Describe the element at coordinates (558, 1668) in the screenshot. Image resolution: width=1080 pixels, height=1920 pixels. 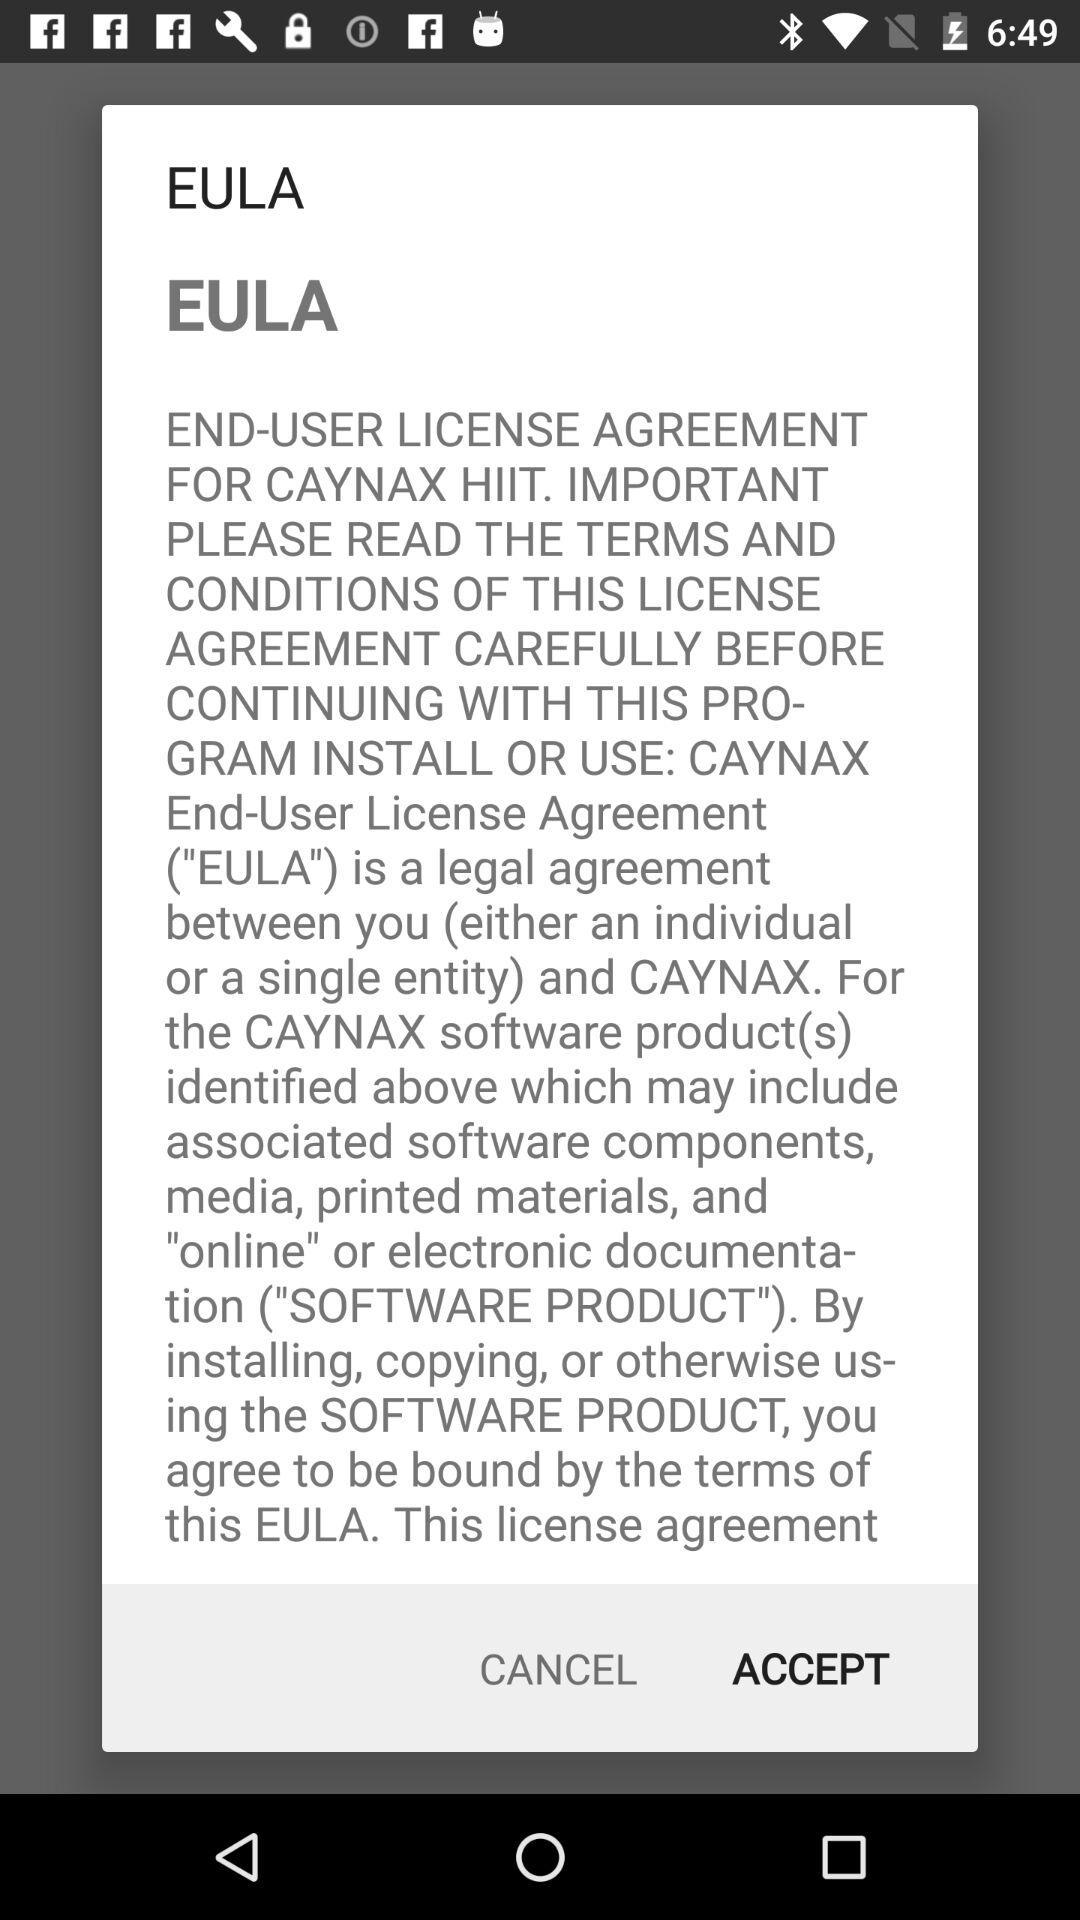
I see `the item to the left of the accept icon` at that location.